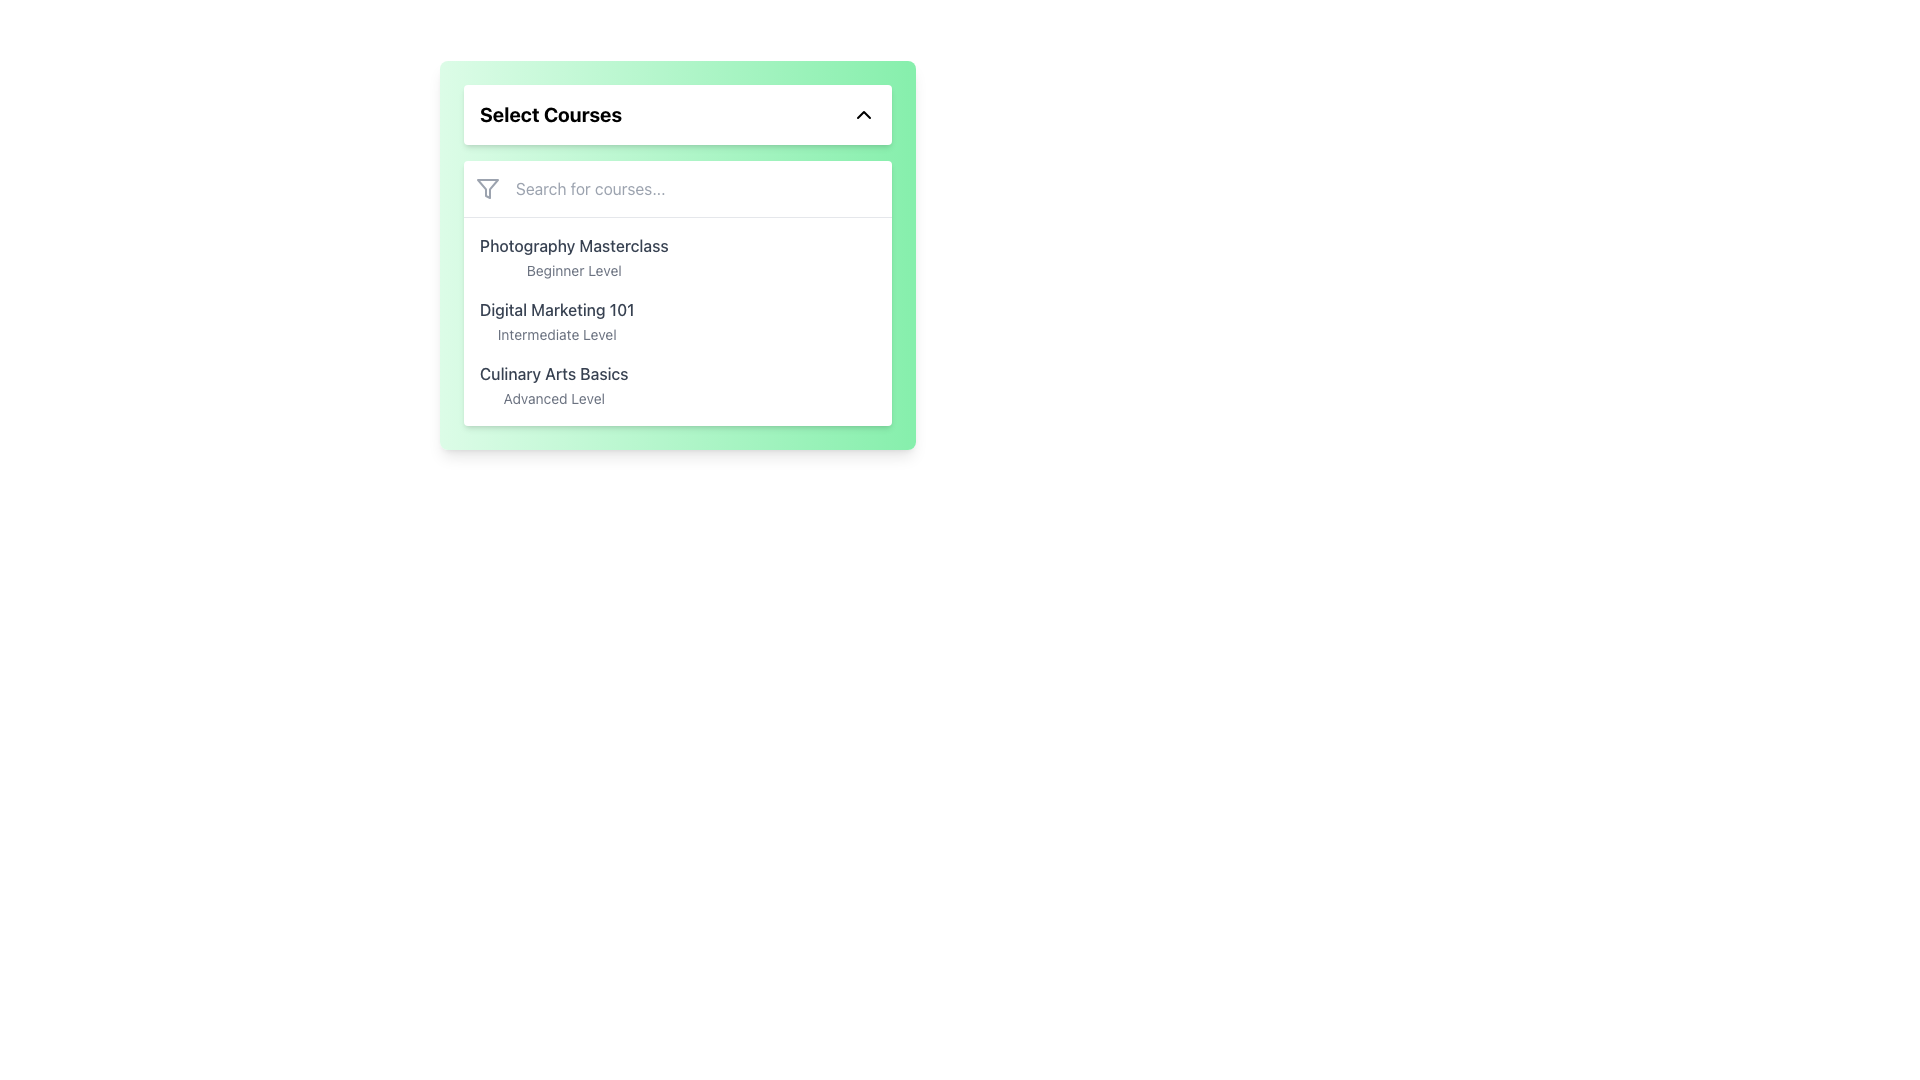 This screenshot has height=1080, width=1920. Describe the element at coordinates (551, 115) in the screenshot. I see `static text label displaying 'Select Courses' located at the top-left of the dropdown menu` at that location.